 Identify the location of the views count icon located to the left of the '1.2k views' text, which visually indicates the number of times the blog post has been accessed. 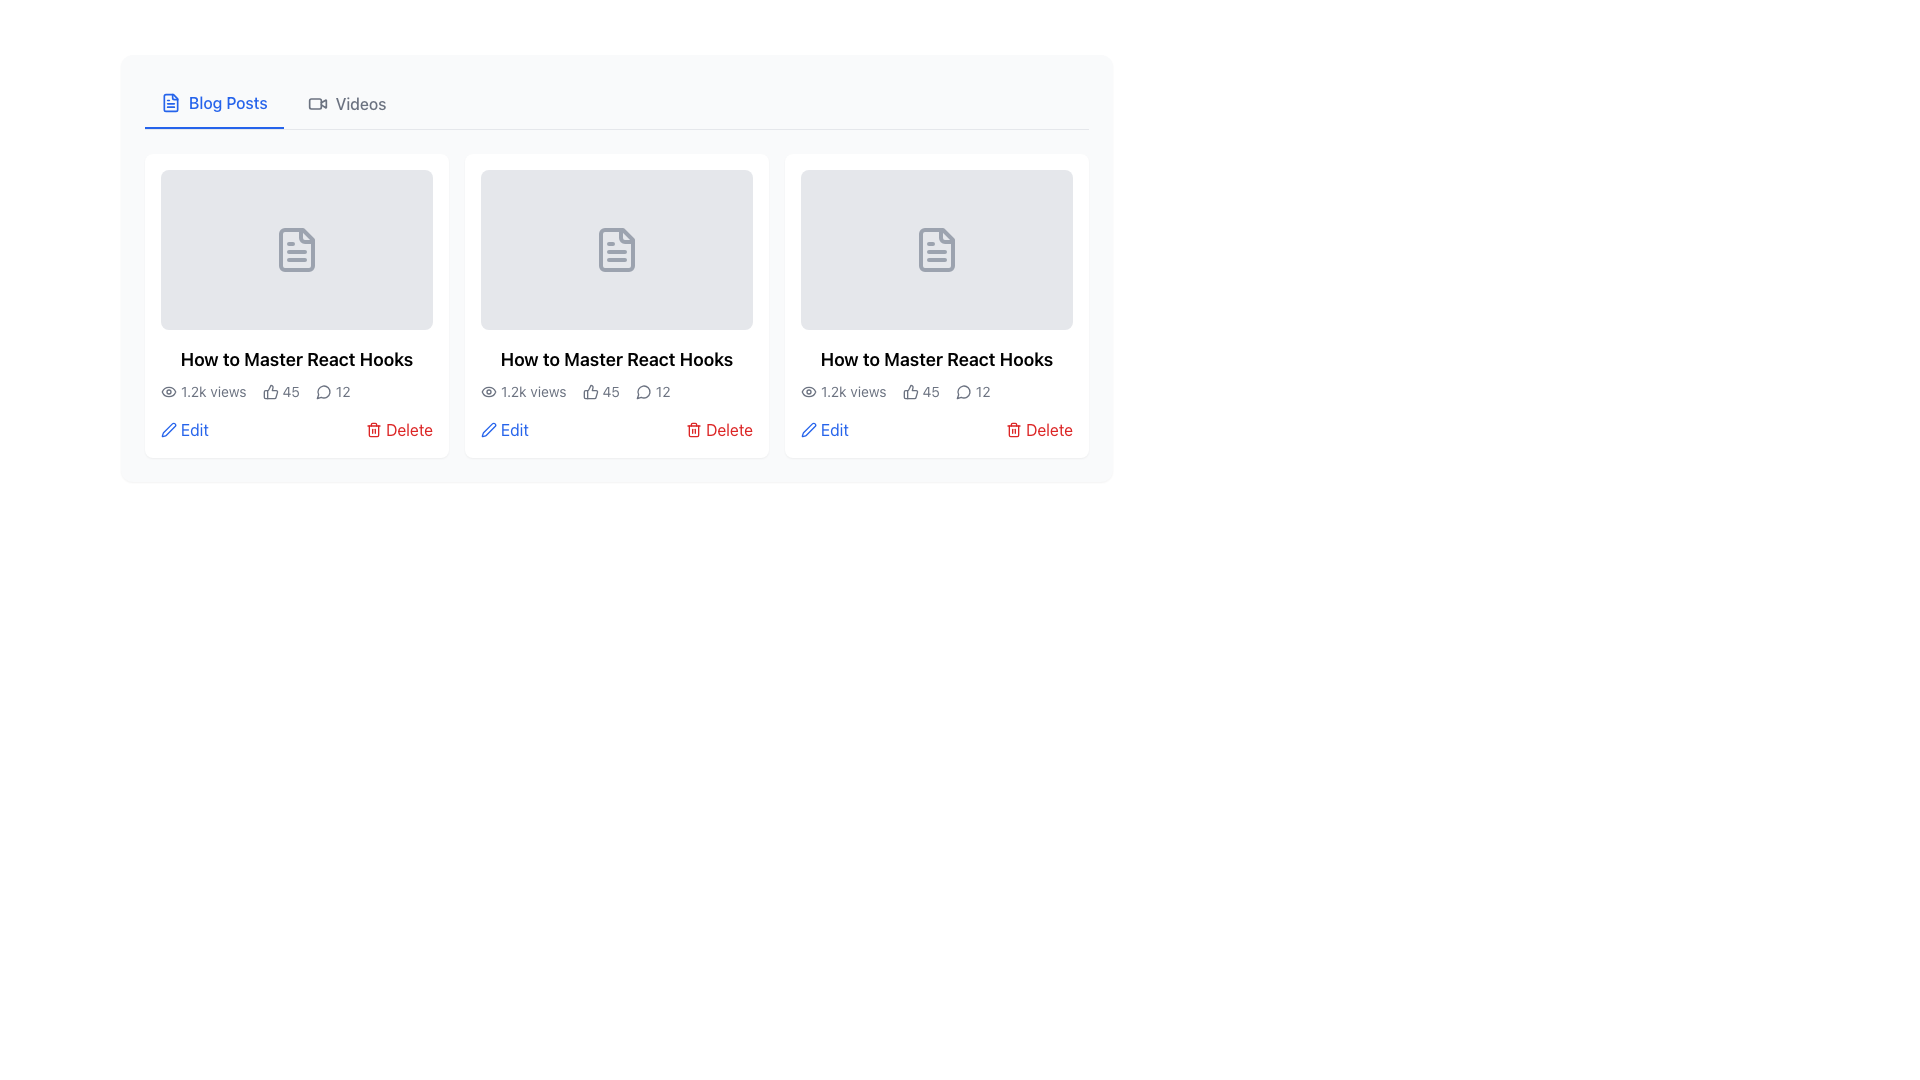
(489, 392).